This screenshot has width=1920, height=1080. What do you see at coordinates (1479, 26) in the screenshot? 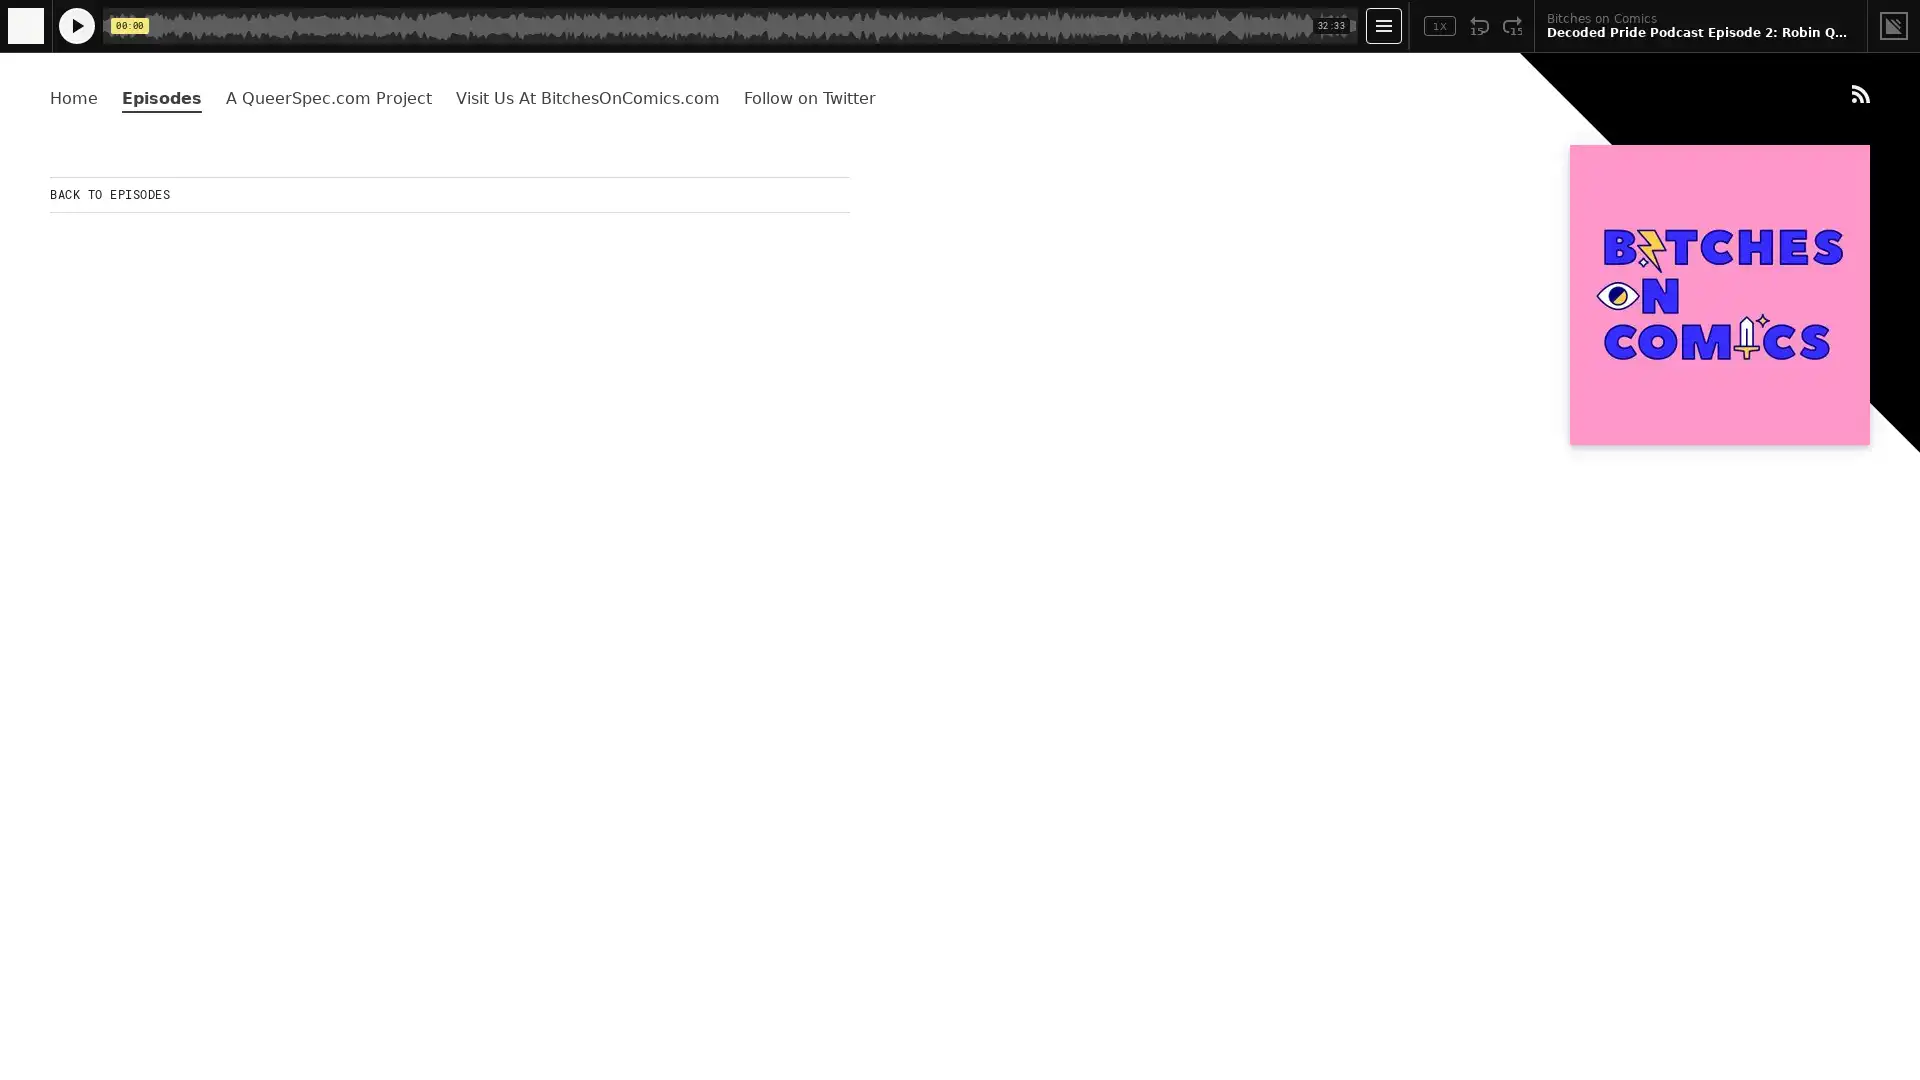
I see `Rewind 15 Seconds` at bounding box center [1479, 26].